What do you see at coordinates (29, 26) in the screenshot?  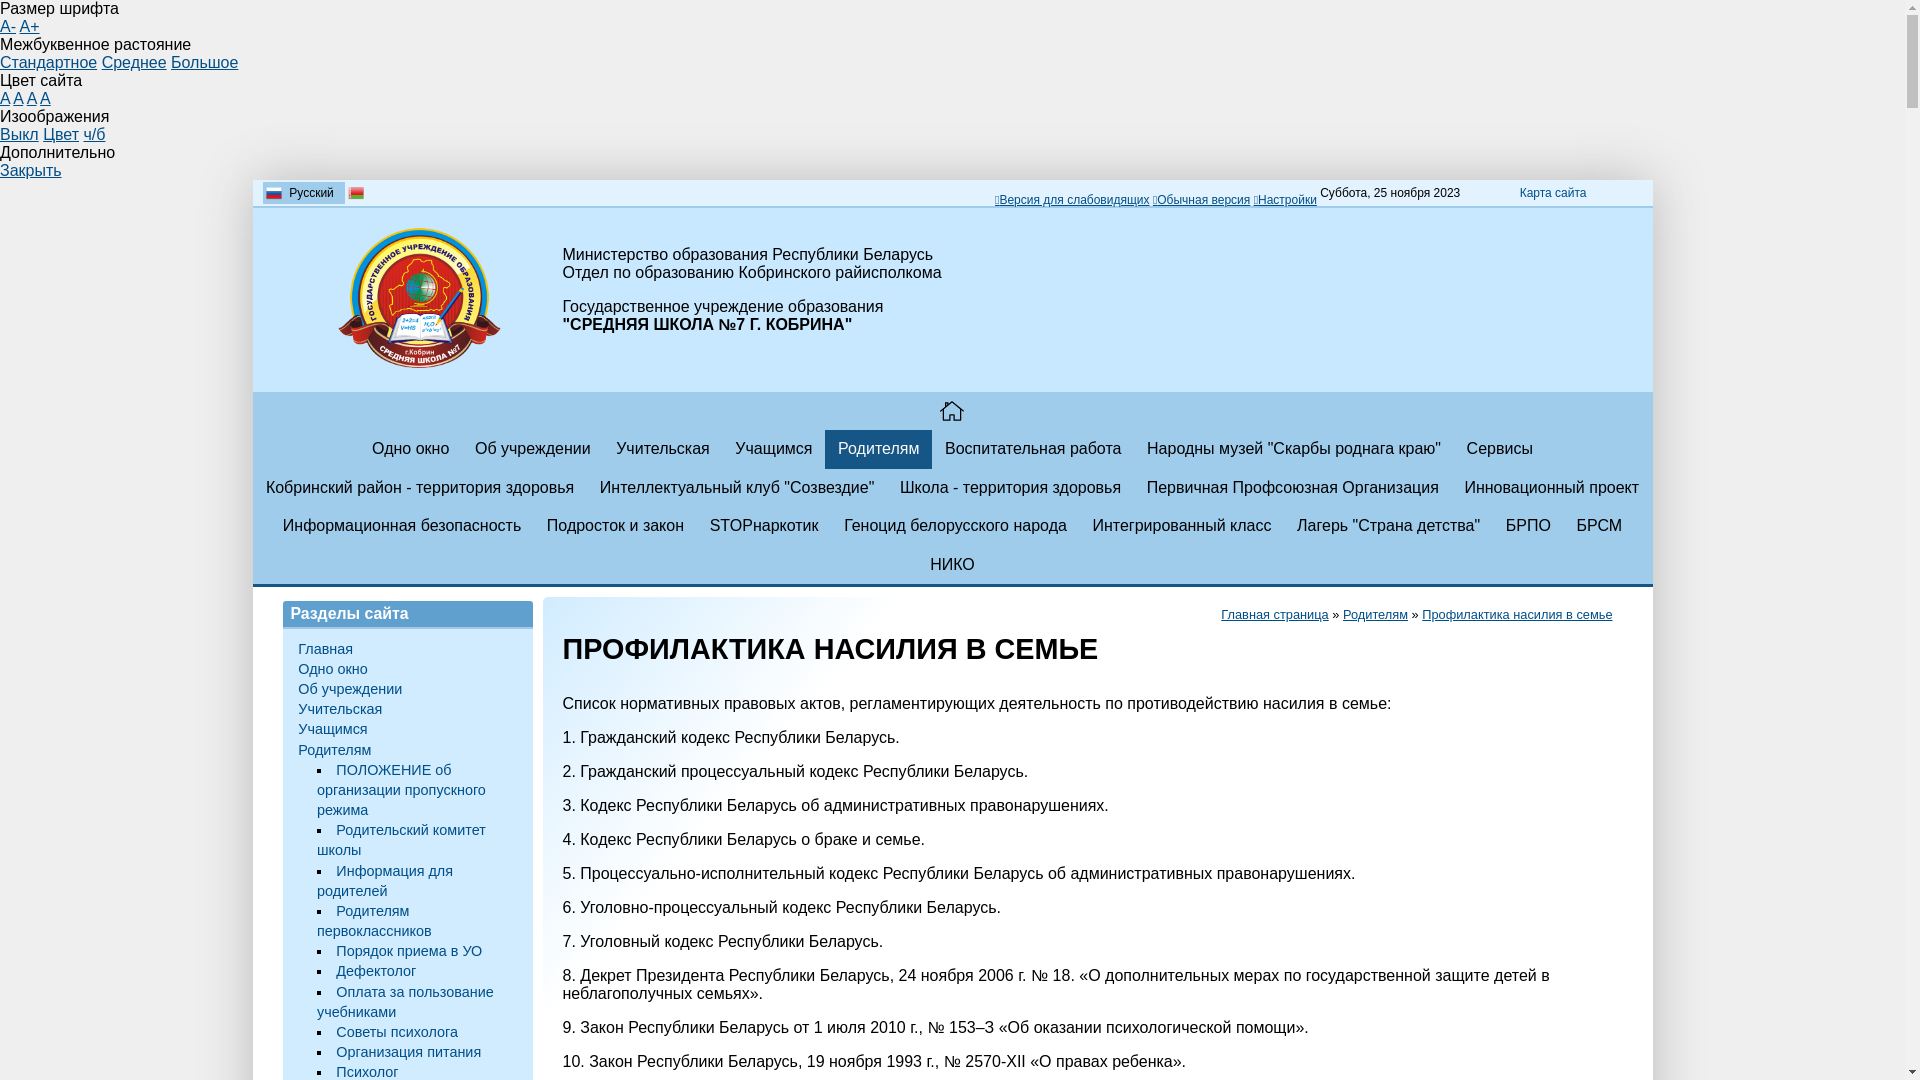 I see `'A+'` at bounding box center [29, 26].